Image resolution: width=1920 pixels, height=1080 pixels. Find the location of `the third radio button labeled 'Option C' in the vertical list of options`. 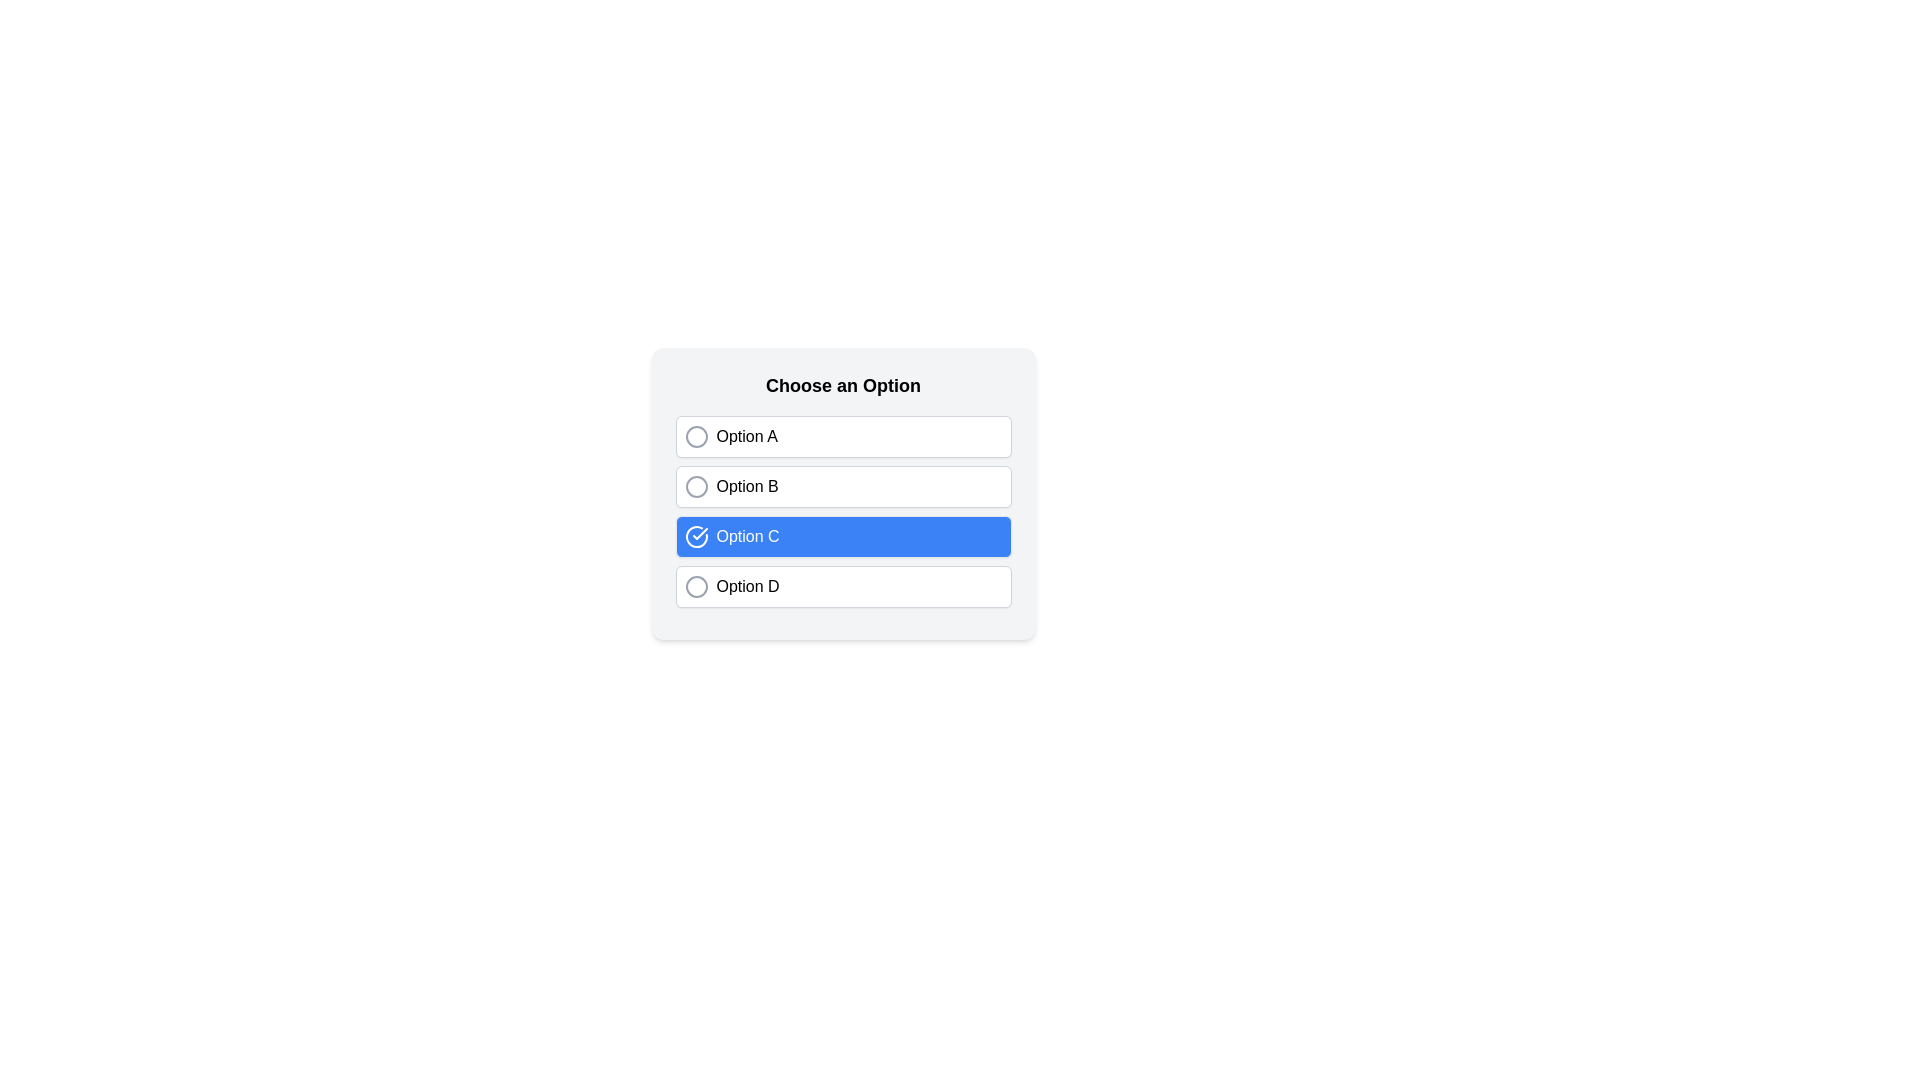

the third radio button labeled 'Option C' in the vertical list of options is located at coordinates (843, 511).